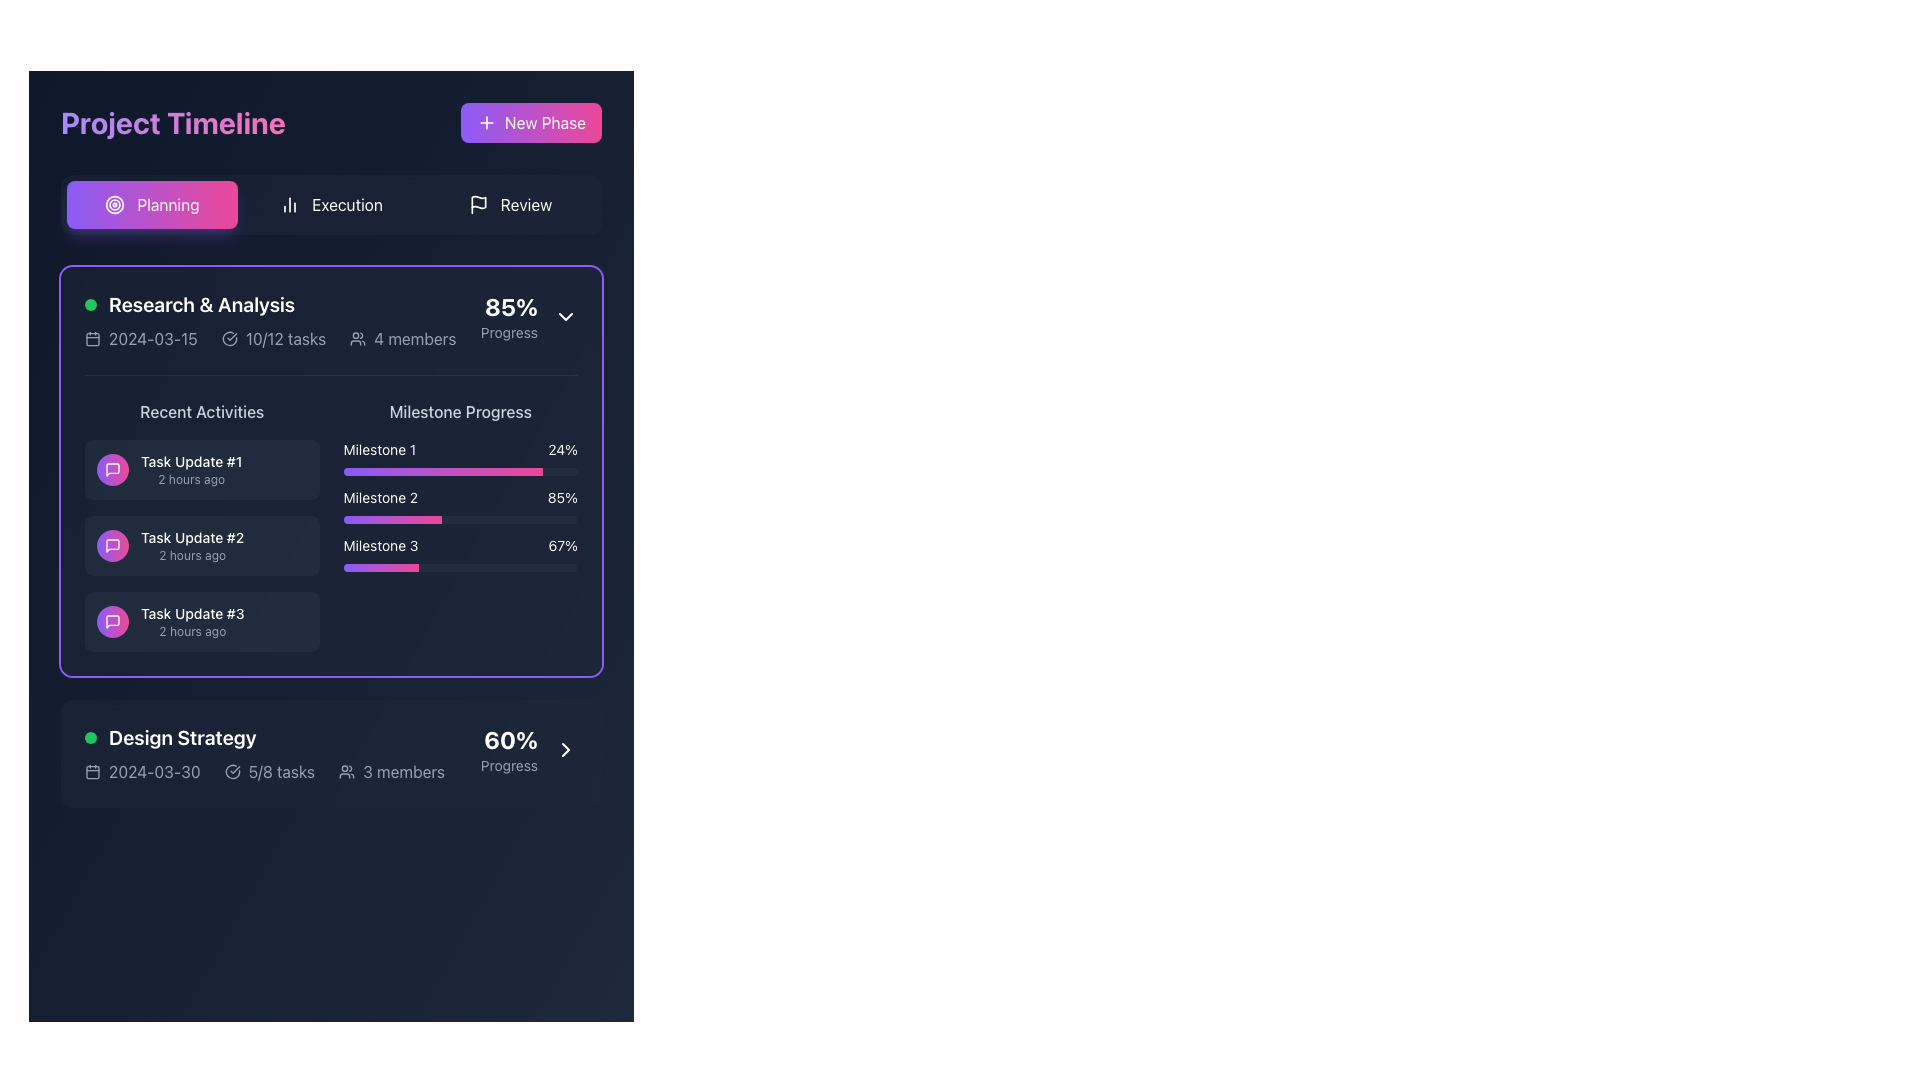 This screenshot has width=1920, height=1080. I want to click on the 'Recent Activities' text label, which is displayed in a medium font size and light grey color, located under the 'Research & Analysis' section, above the task list items, so click(202, 411).